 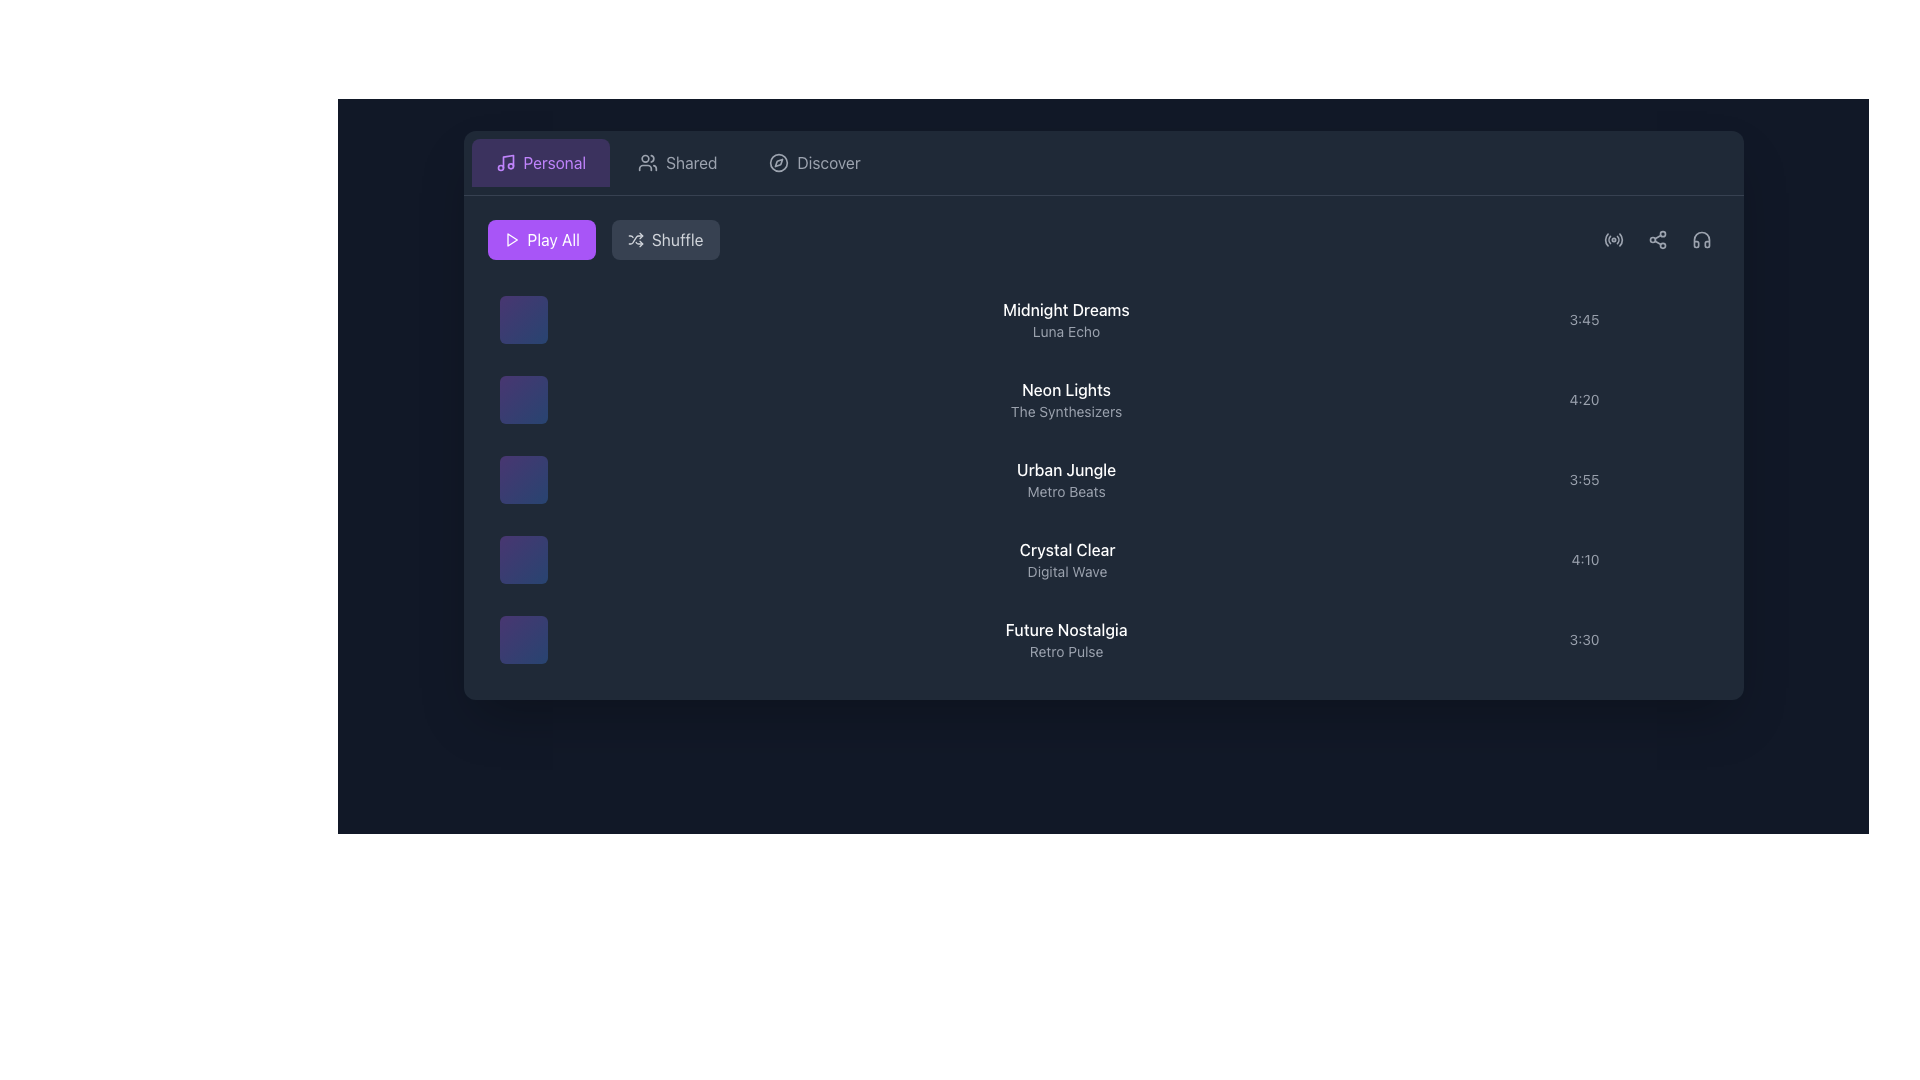 What do you see at coordinates (1700, 238) in the screenshot?
I see `the audio settings button, which is the third button in a horizontal sequence on the right side of the interface panel` at bounding box center [1700, 238].